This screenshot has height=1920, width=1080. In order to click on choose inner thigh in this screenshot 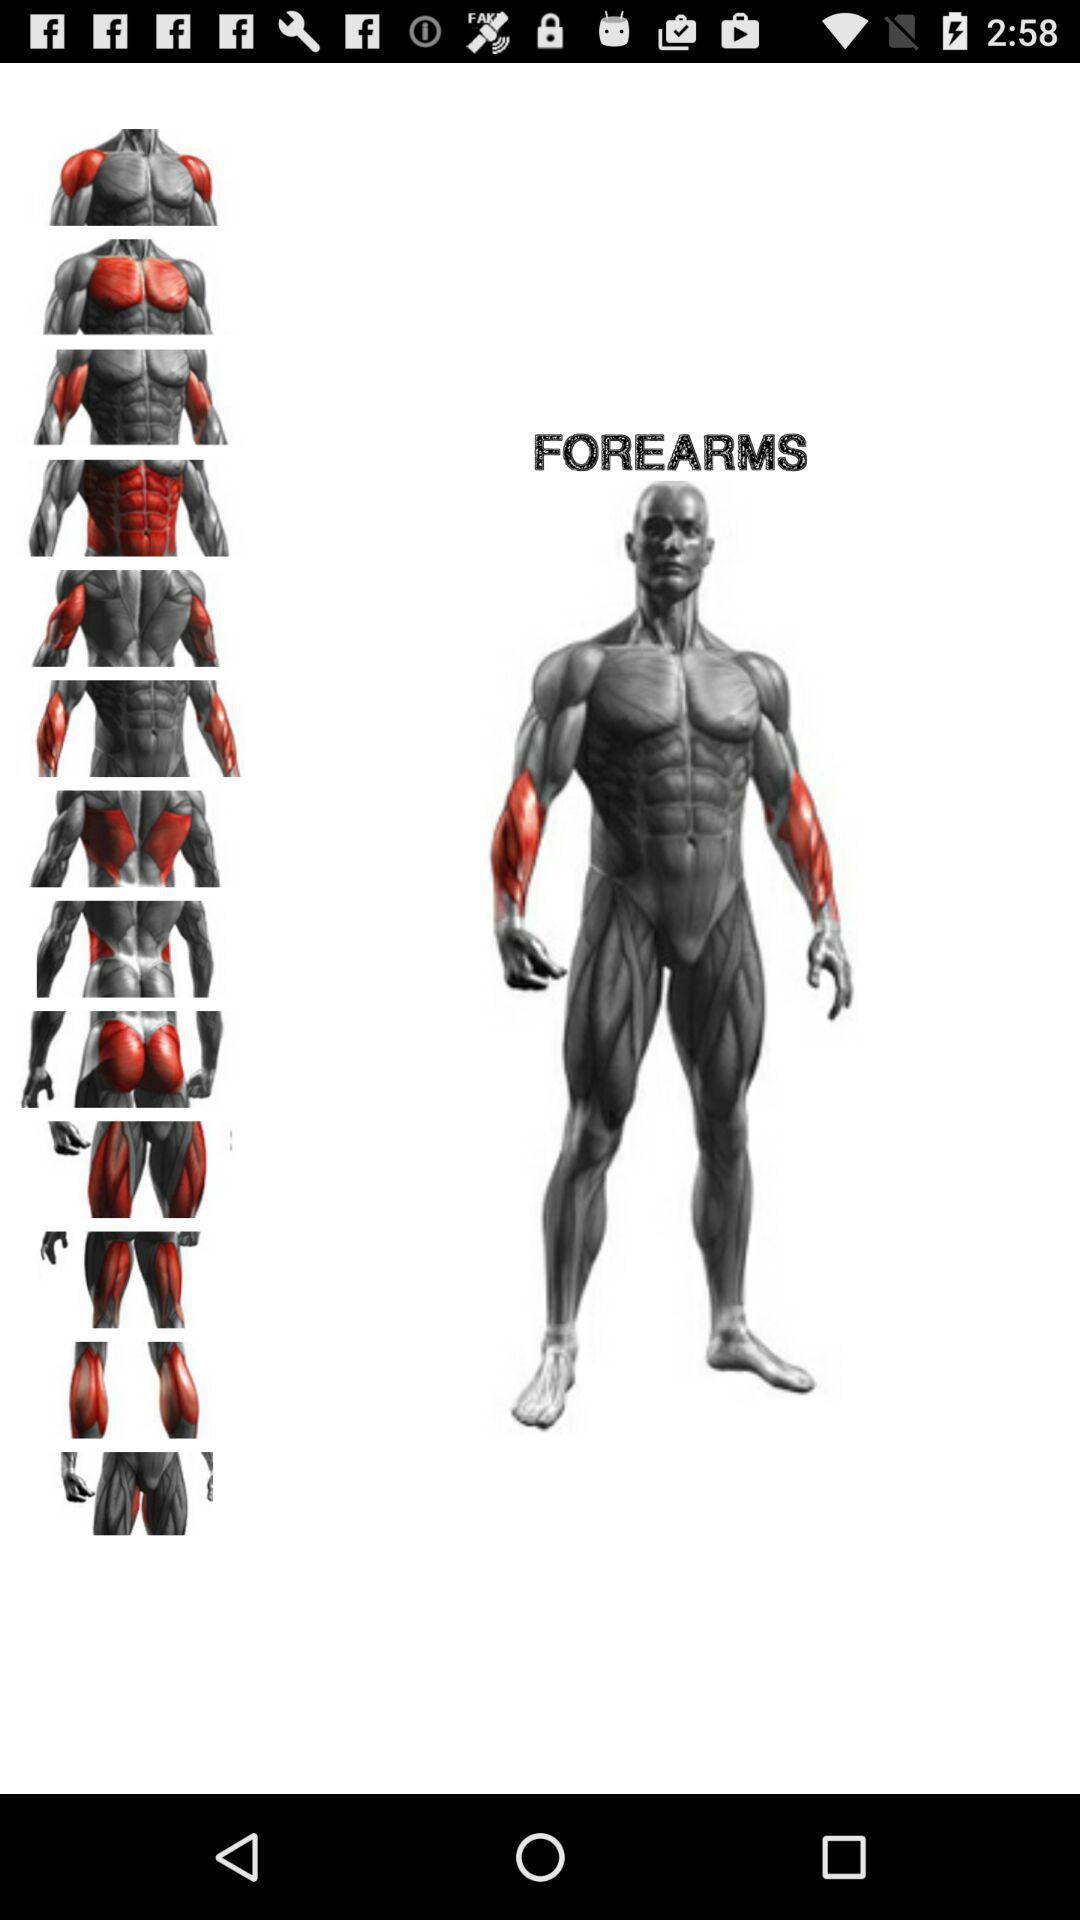, I will do `click(131, 1493)`.